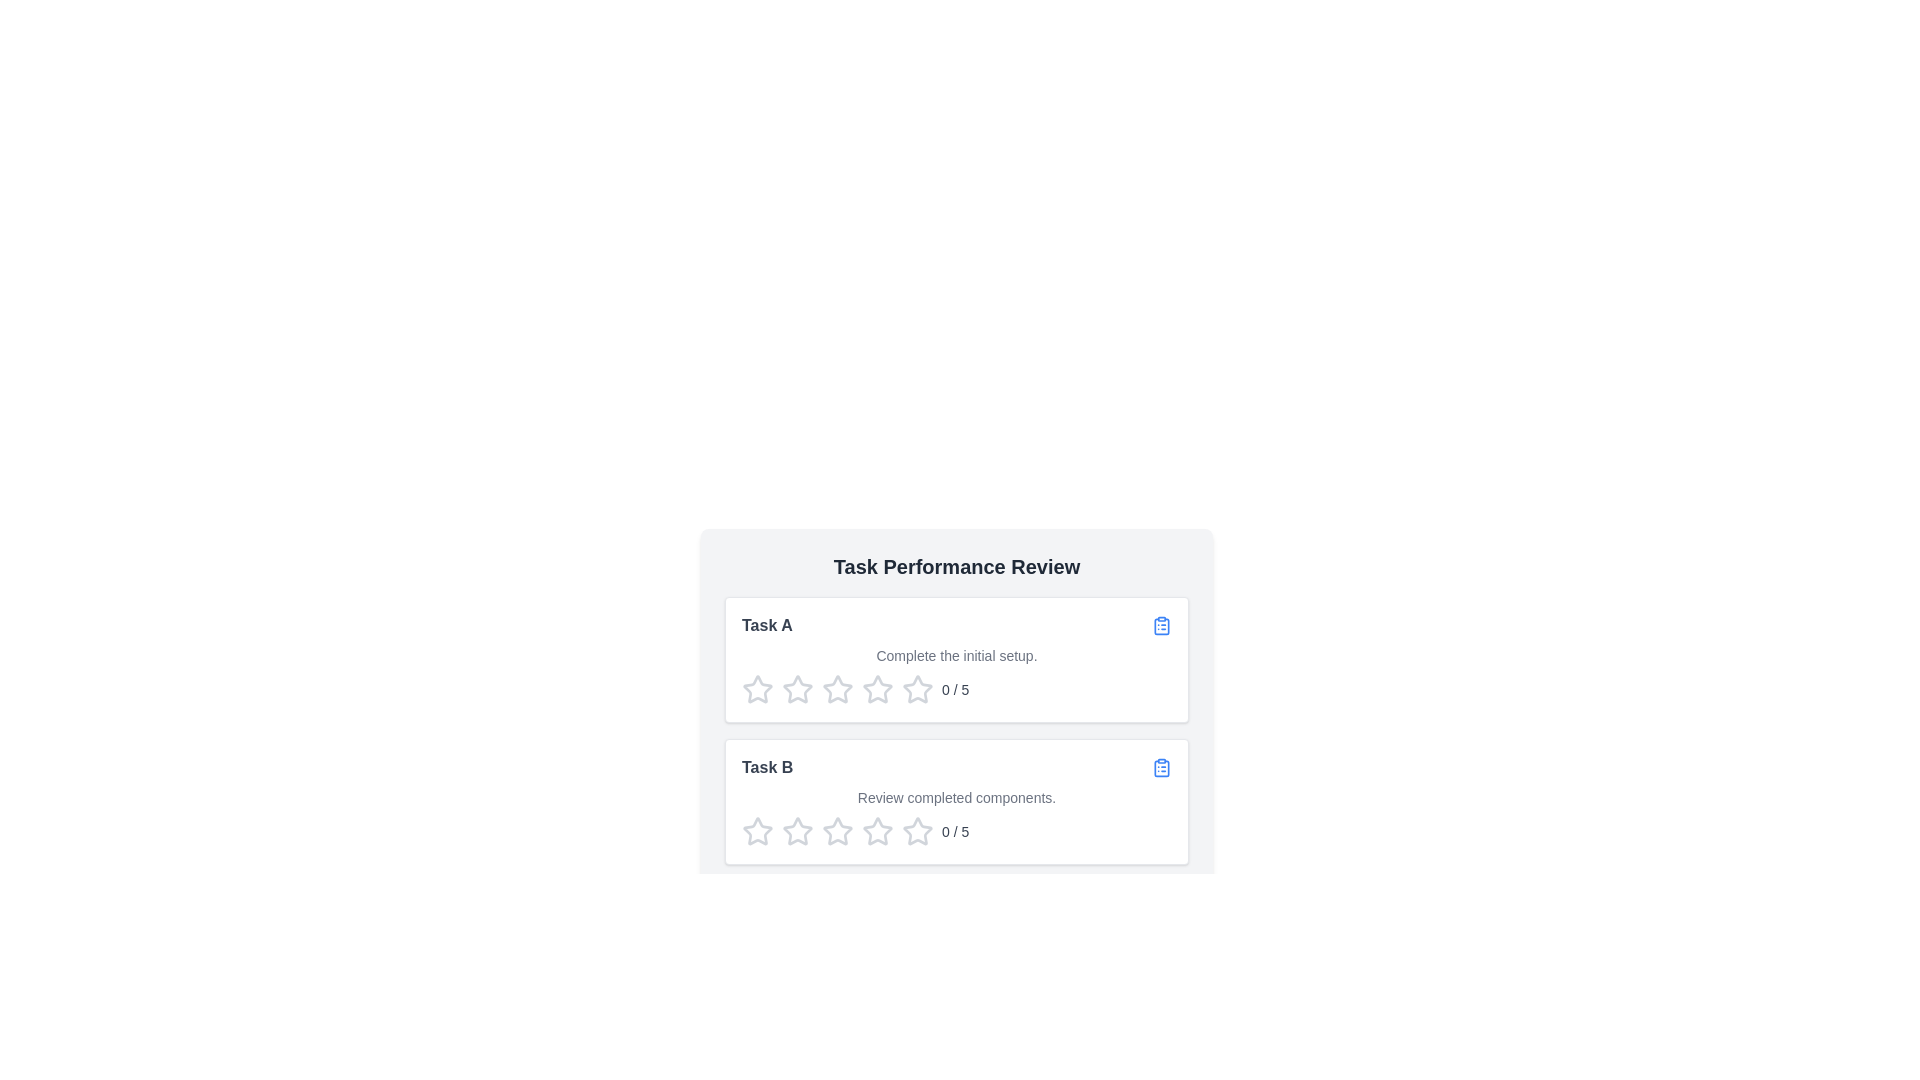  Describe the element at coordinates (916, 832) in the screenshot. I see `the fifth rating star in the 'Task B' section to allow the user to rate the performance` at that location.